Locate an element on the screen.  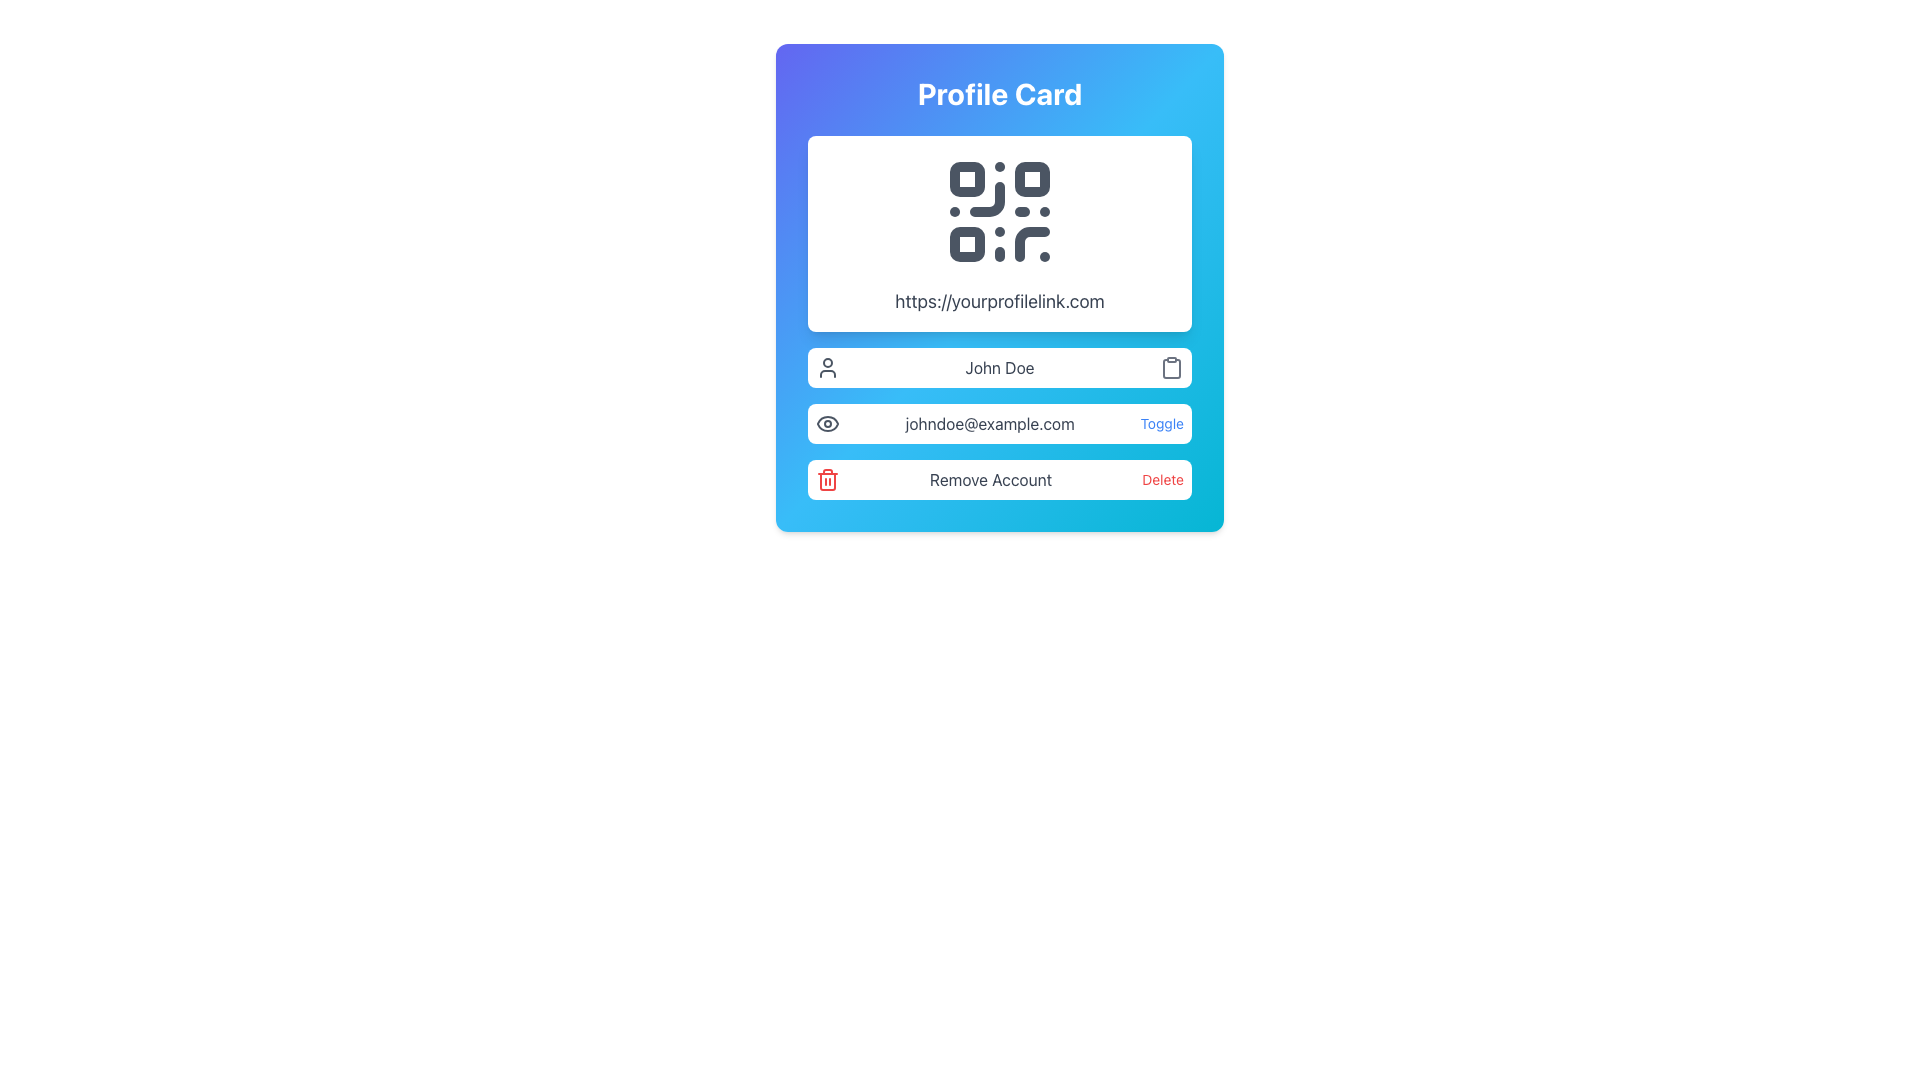
the top-left square of the QR code, which is a small, square-shaped block with rounded corners, distinctly separated from other sections is located at coordinates (967, 178).